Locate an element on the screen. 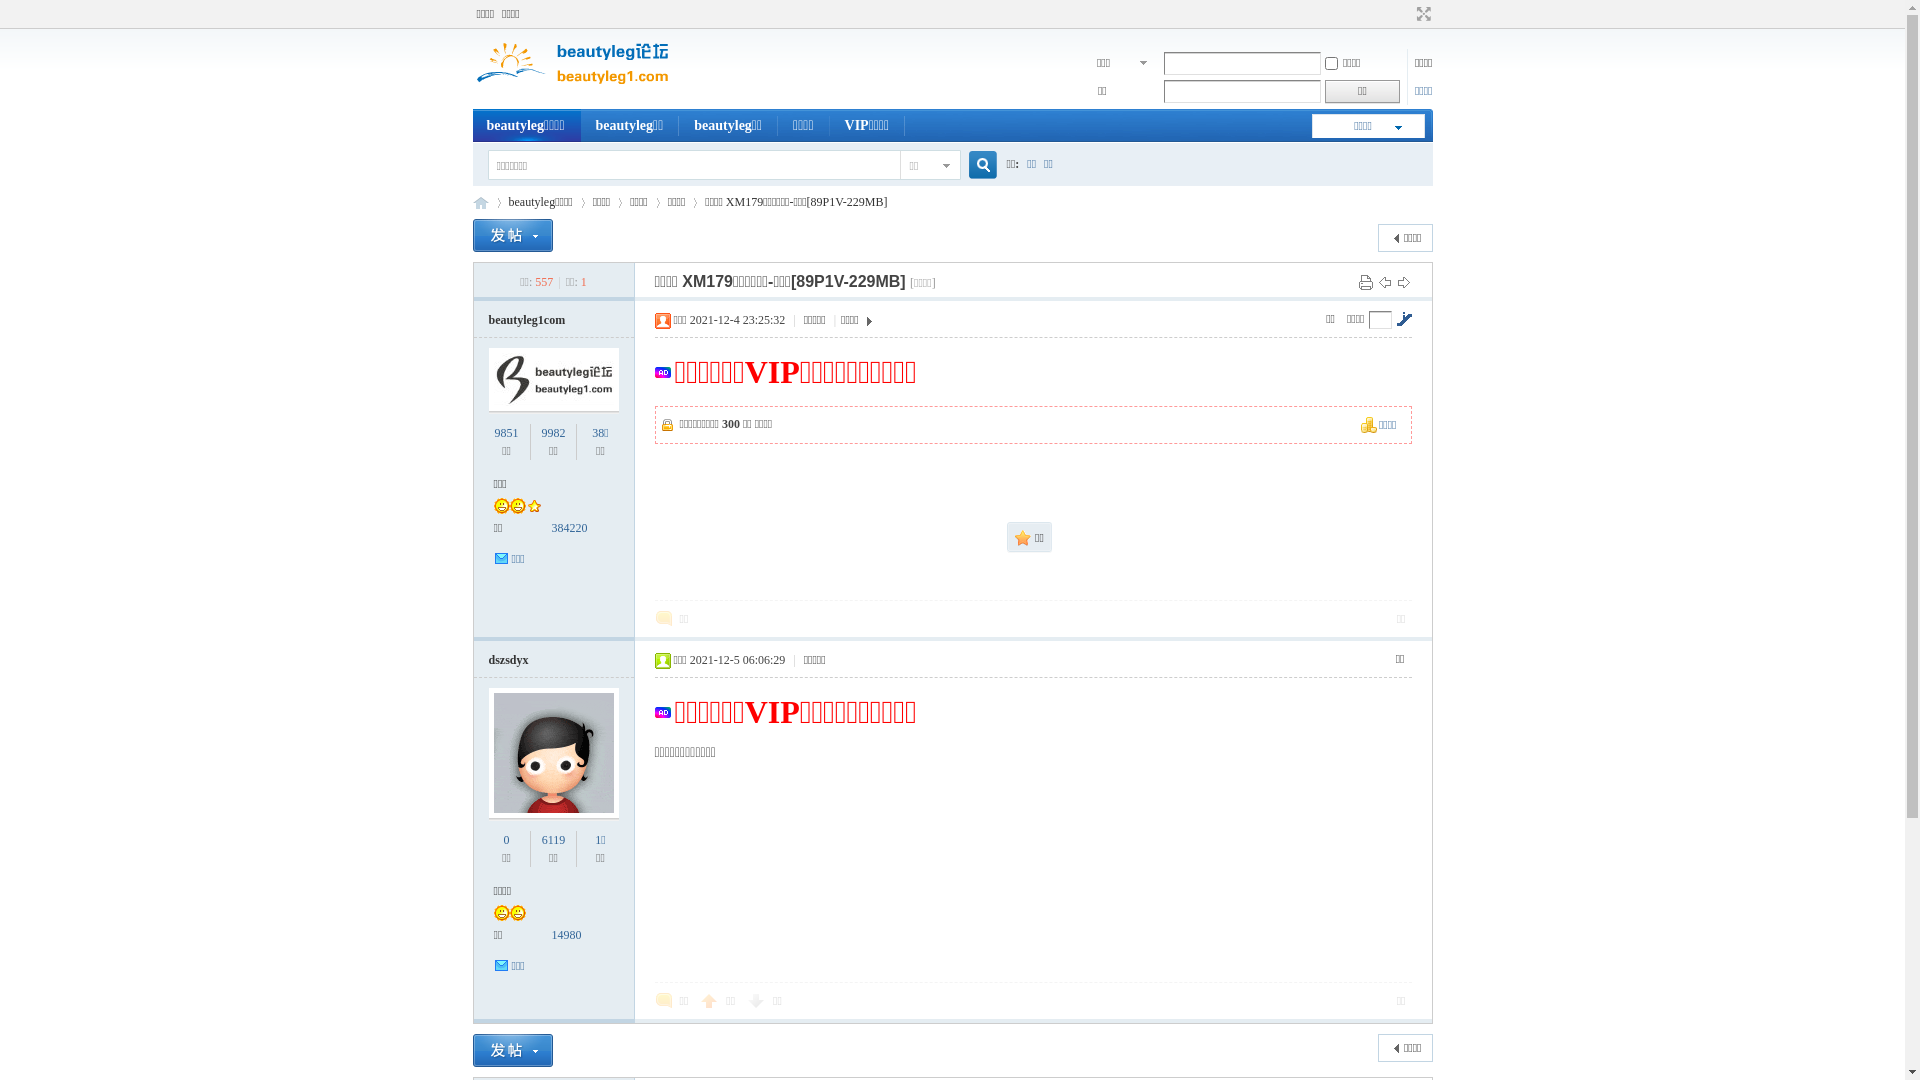 The width and height of the screenshot is (1920, 1080). 'true' is located at coordinates (974, 164).